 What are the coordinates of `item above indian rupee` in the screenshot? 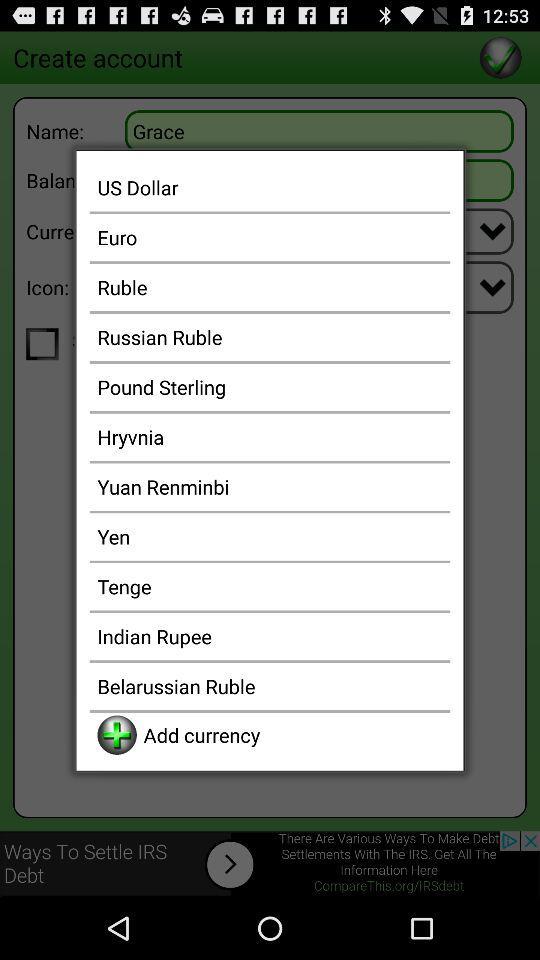 It's located at (270, 586).